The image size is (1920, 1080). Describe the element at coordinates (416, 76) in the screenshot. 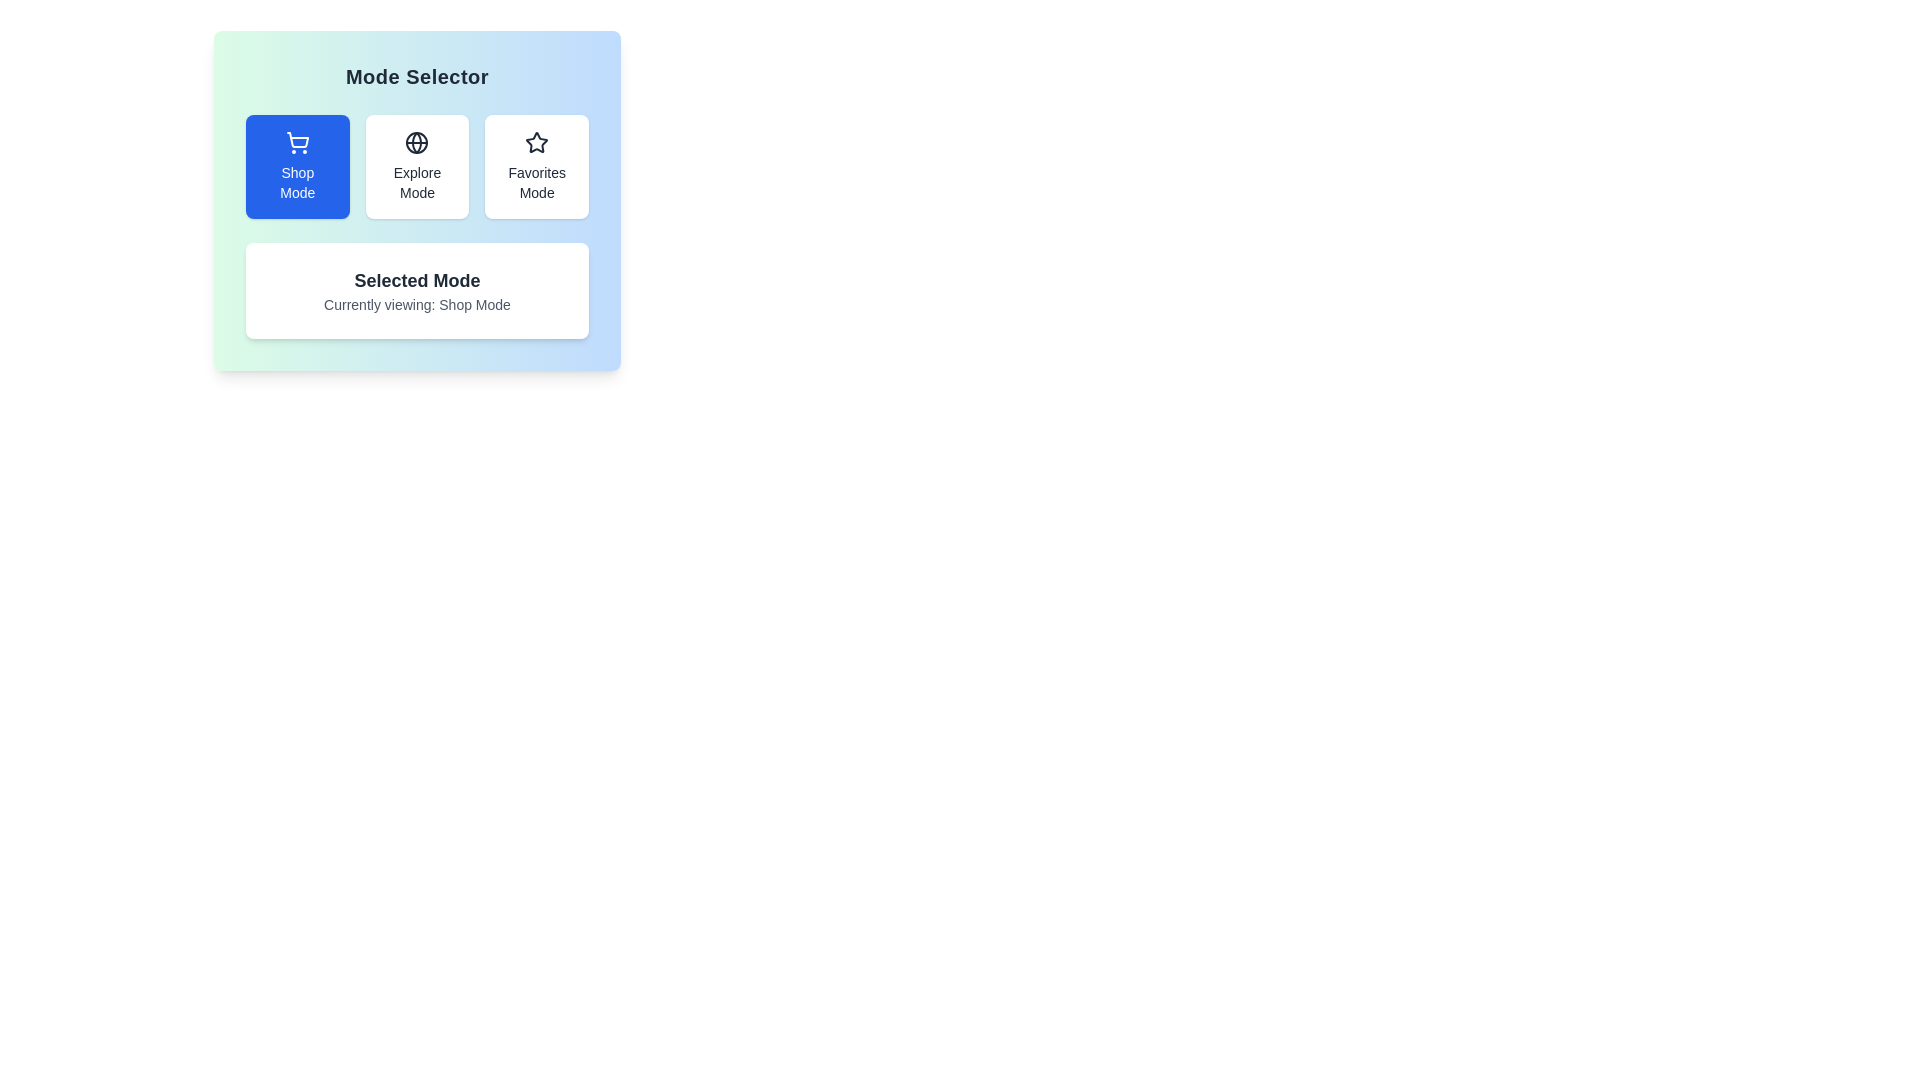

I see `the 'Mode Selector' header, which is a bold, large text element centered at the top of the mode selection interface` at that location.